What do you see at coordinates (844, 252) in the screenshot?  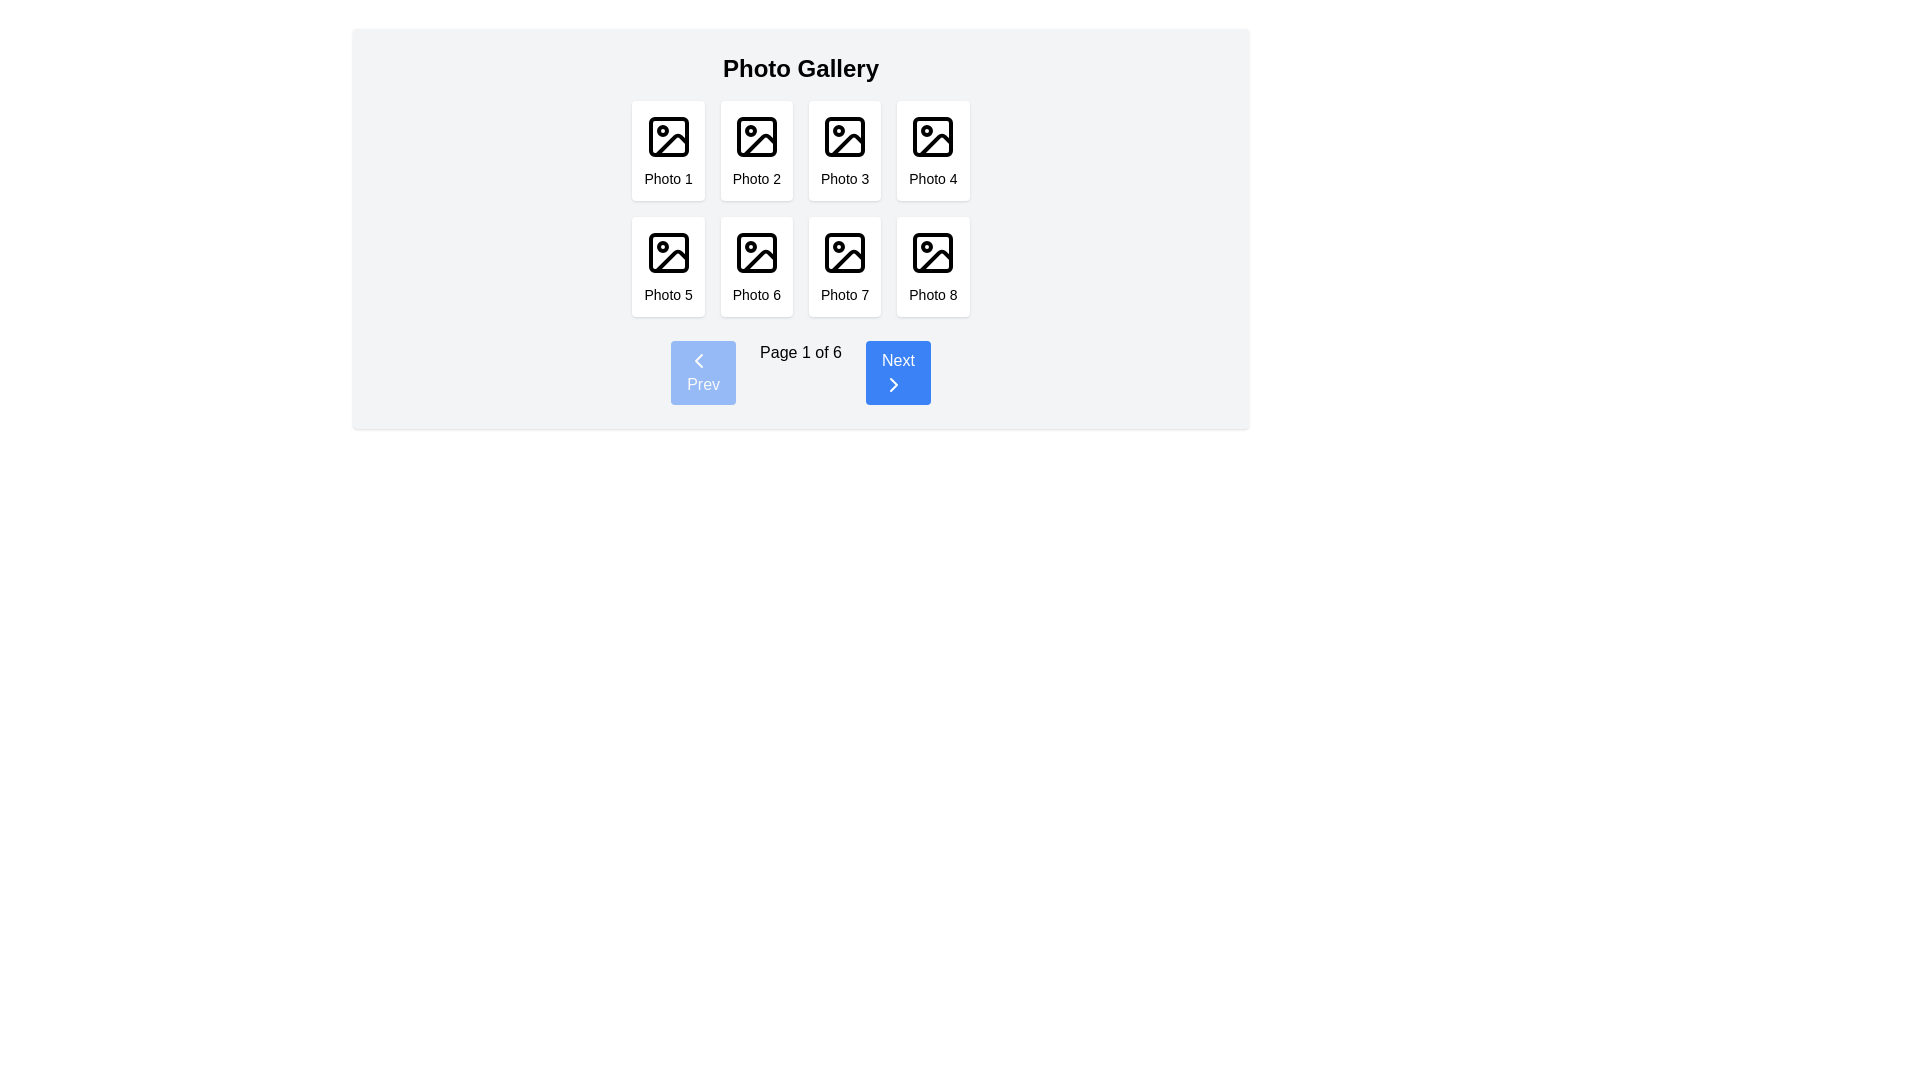 I see `the image placeholder for 'Photo 7' located in the bottom row of the gallery grid, third from the left` at bounding box center [844, 252].